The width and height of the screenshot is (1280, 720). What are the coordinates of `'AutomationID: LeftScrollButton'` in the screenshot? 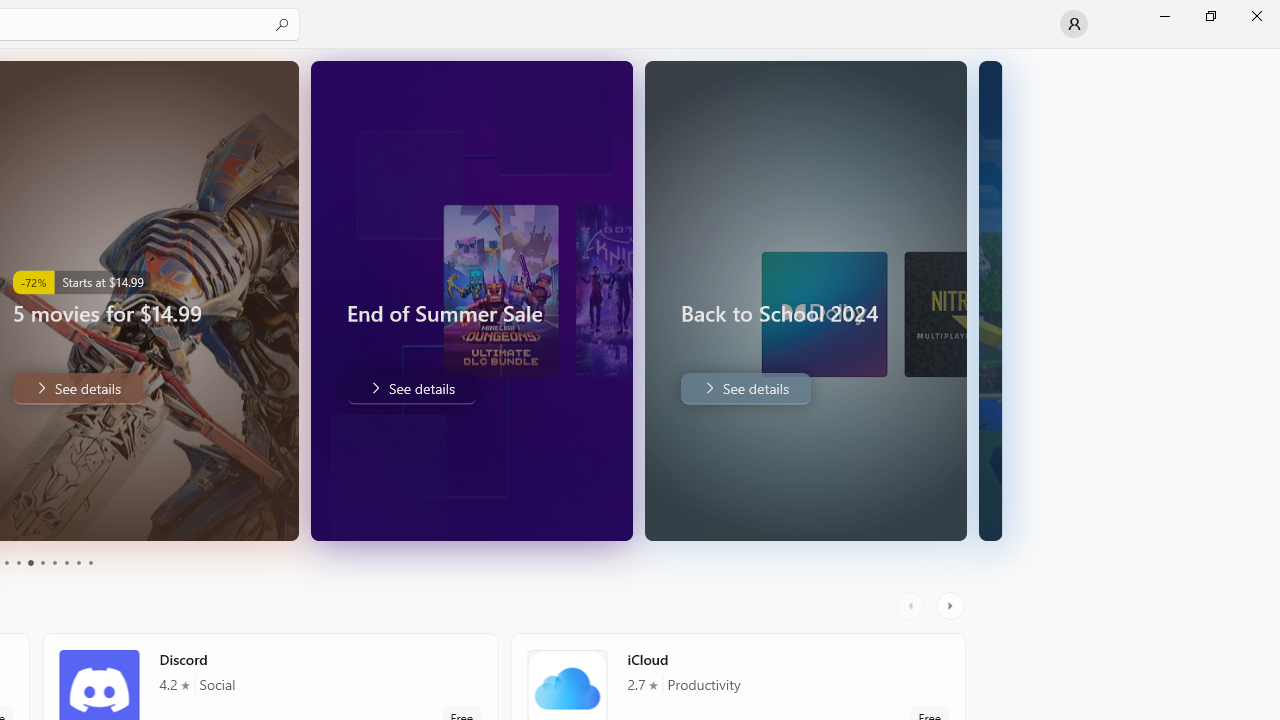 It's located at (912, 605).